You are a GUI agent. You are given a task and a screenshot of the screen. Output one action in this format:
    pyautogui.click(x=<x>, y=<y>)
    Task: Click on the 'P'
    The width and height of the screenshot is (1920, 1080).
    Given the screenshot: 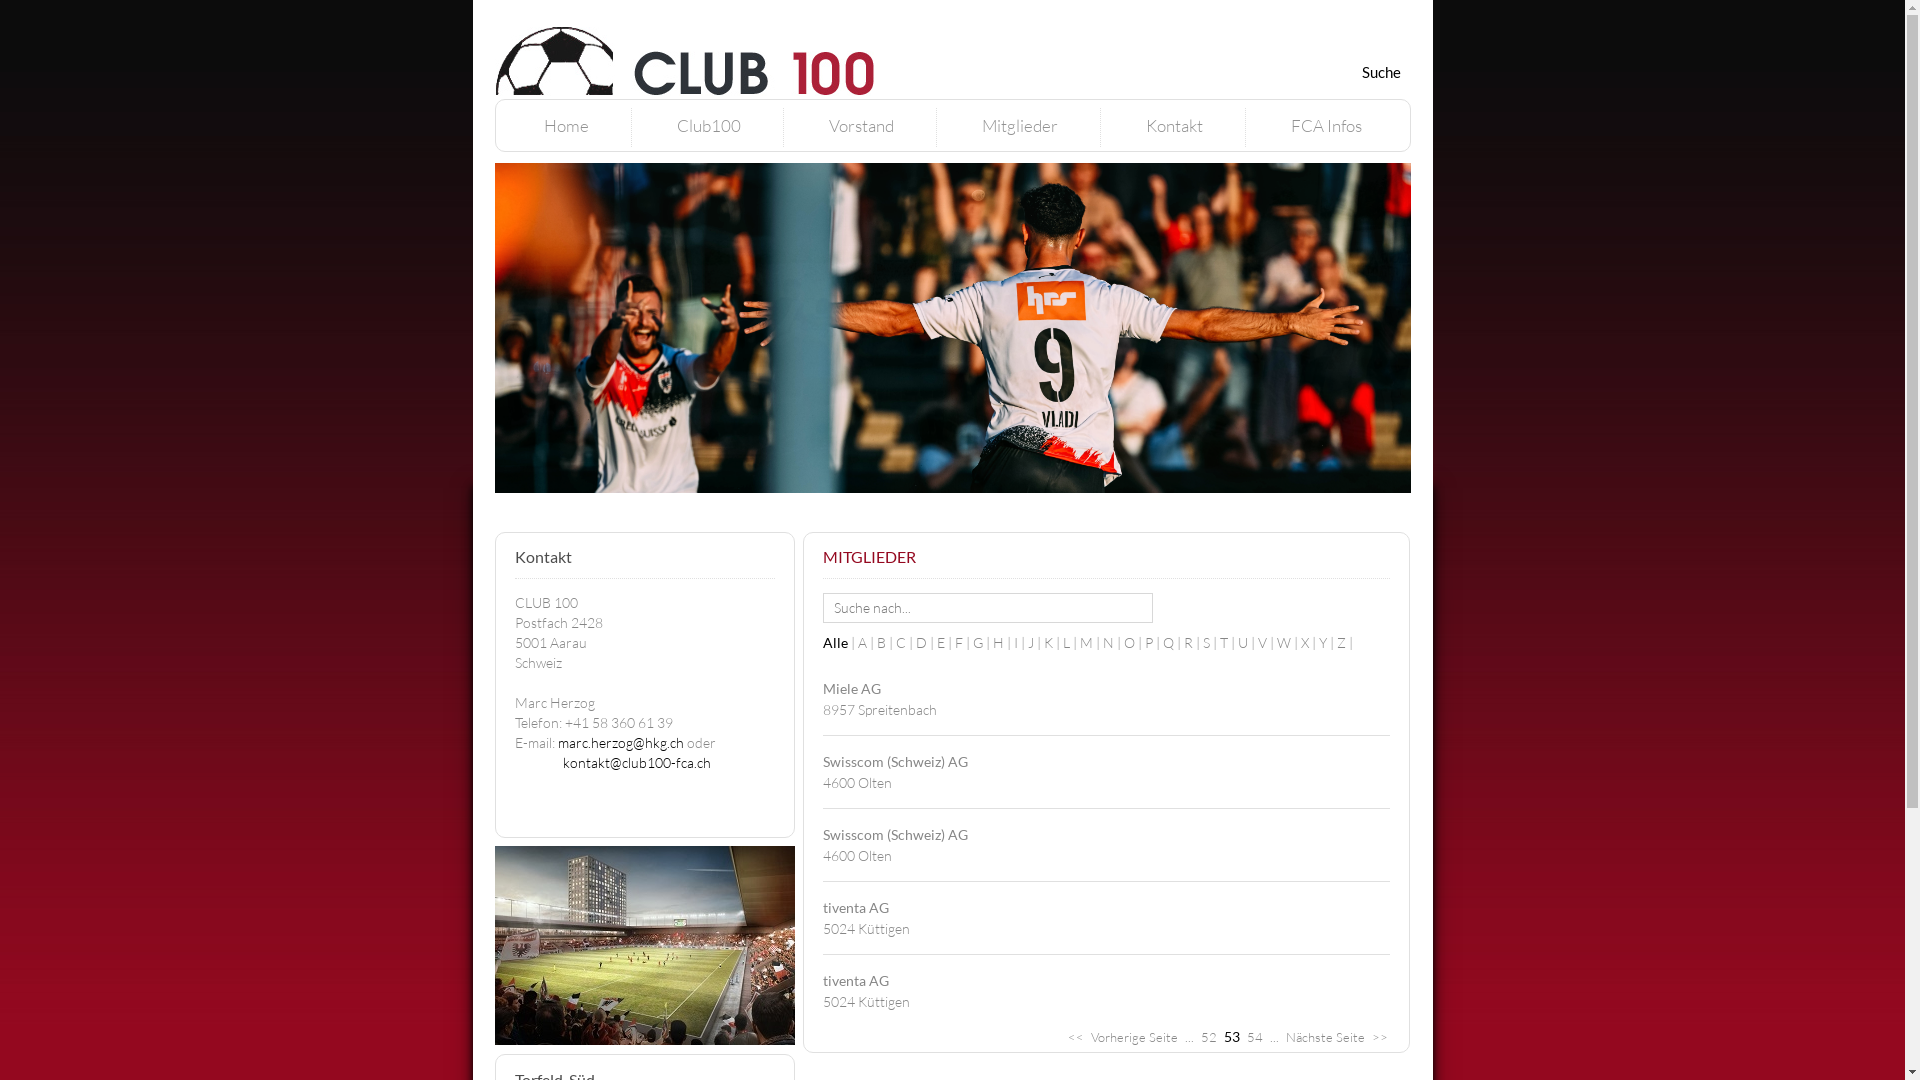 What is the action you would take?
    pyautogui.click(x=1152, y=642)
    